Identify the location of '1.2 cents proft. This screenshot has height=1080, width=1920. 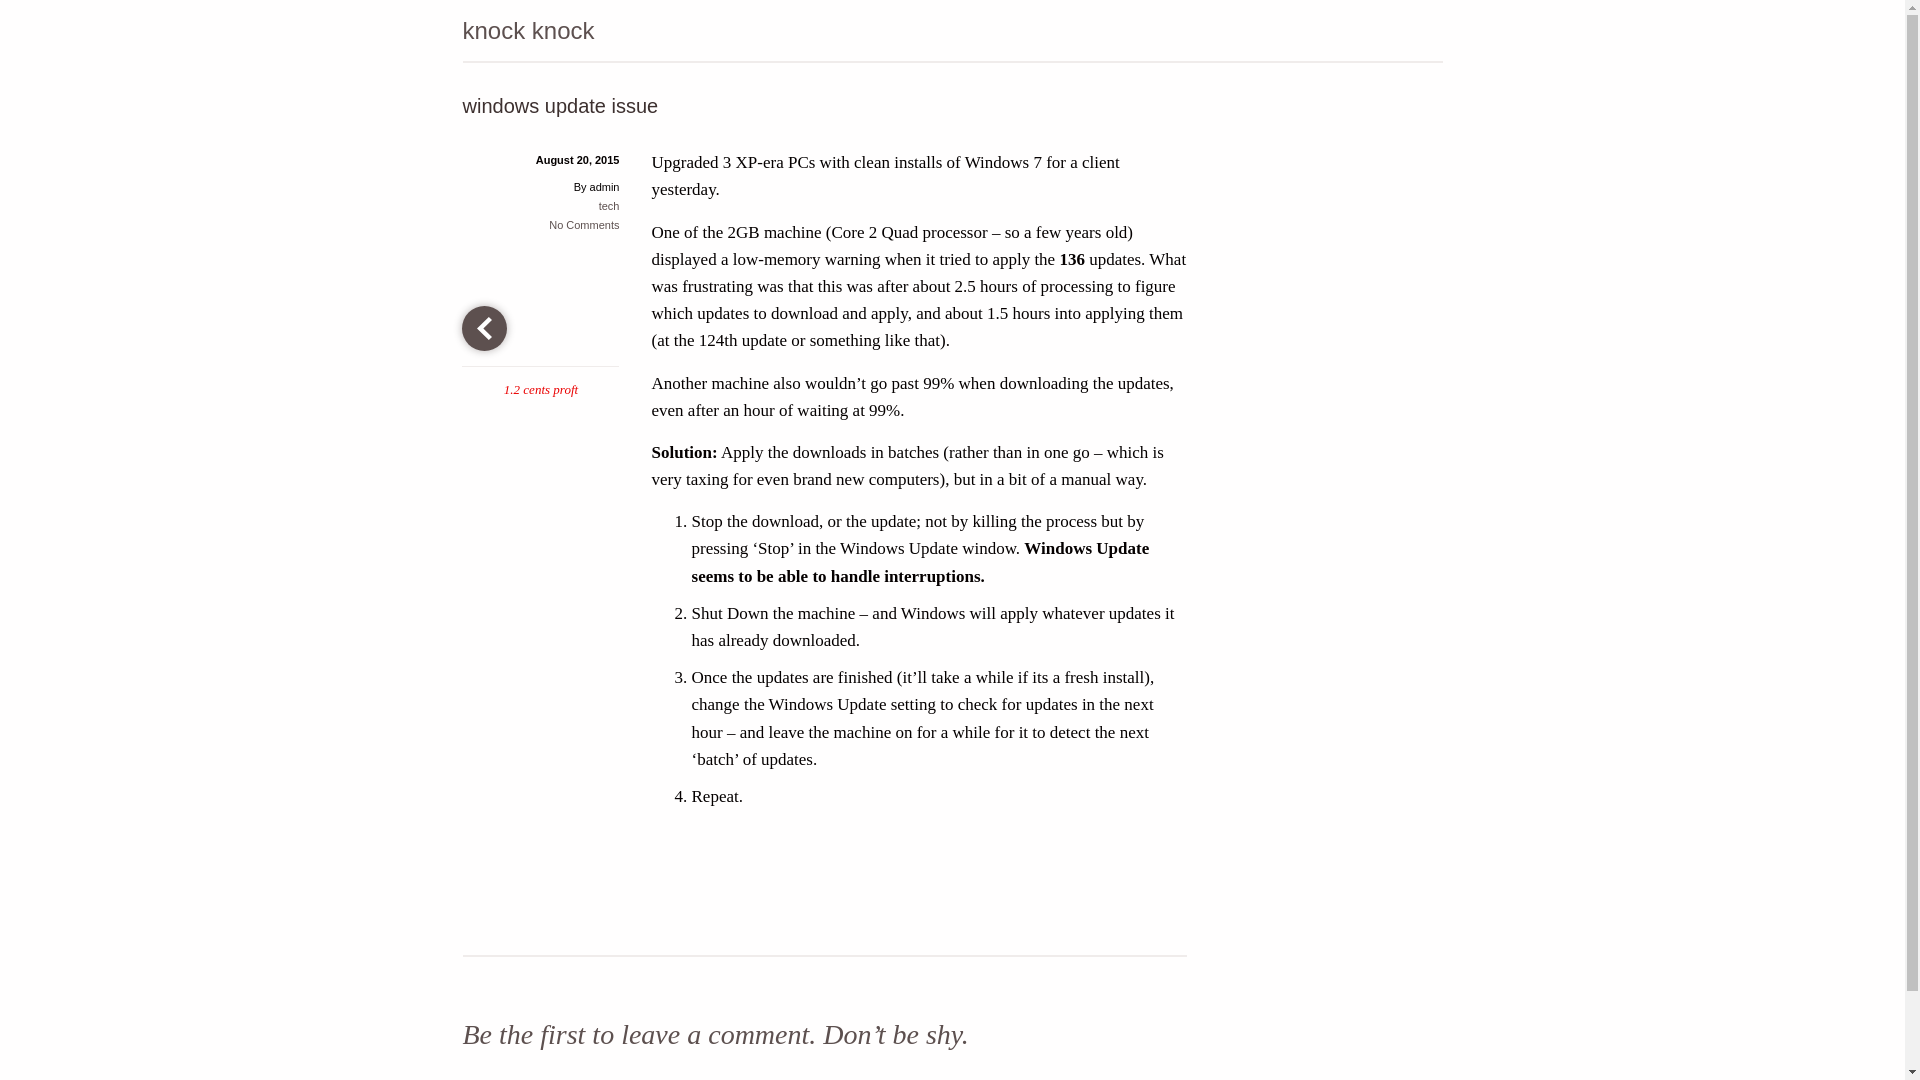
(540, 350).